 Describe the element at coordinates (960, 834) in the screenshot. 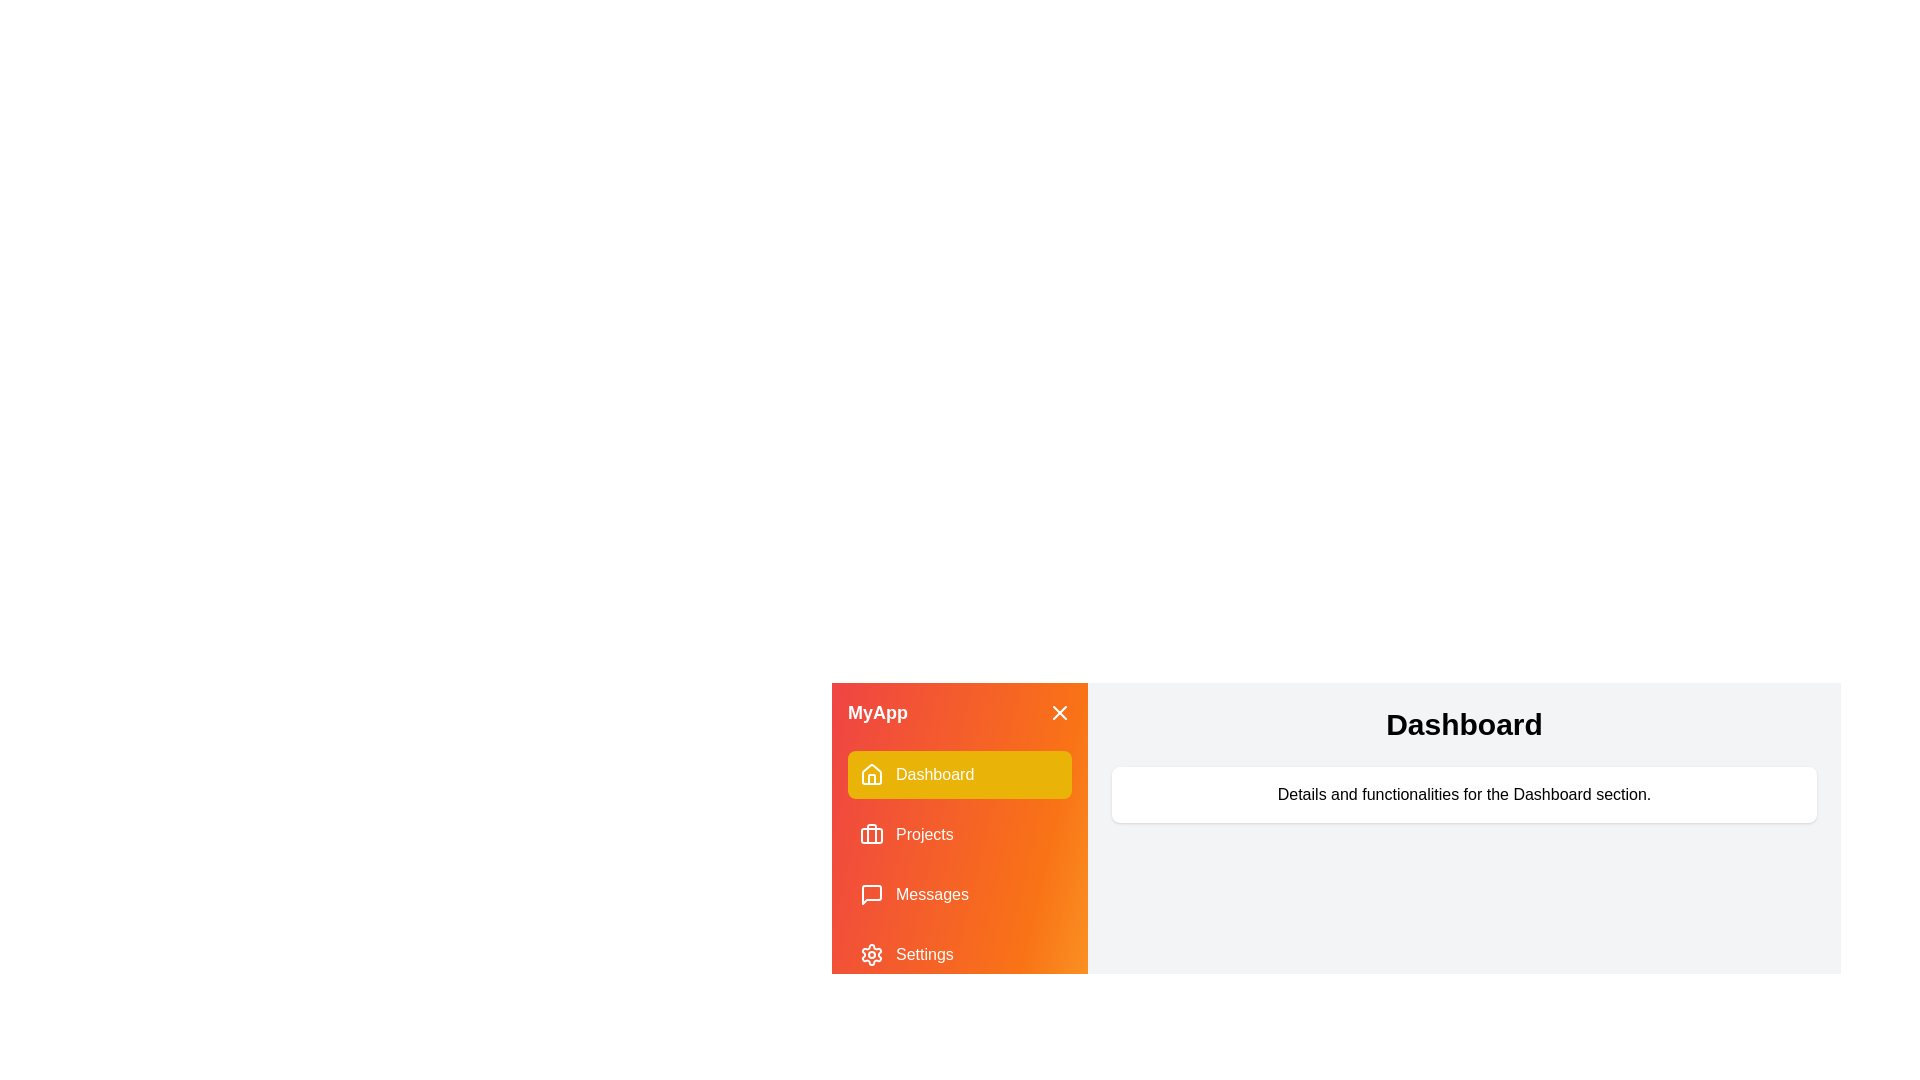

I see `the menu item Projects` at that location.